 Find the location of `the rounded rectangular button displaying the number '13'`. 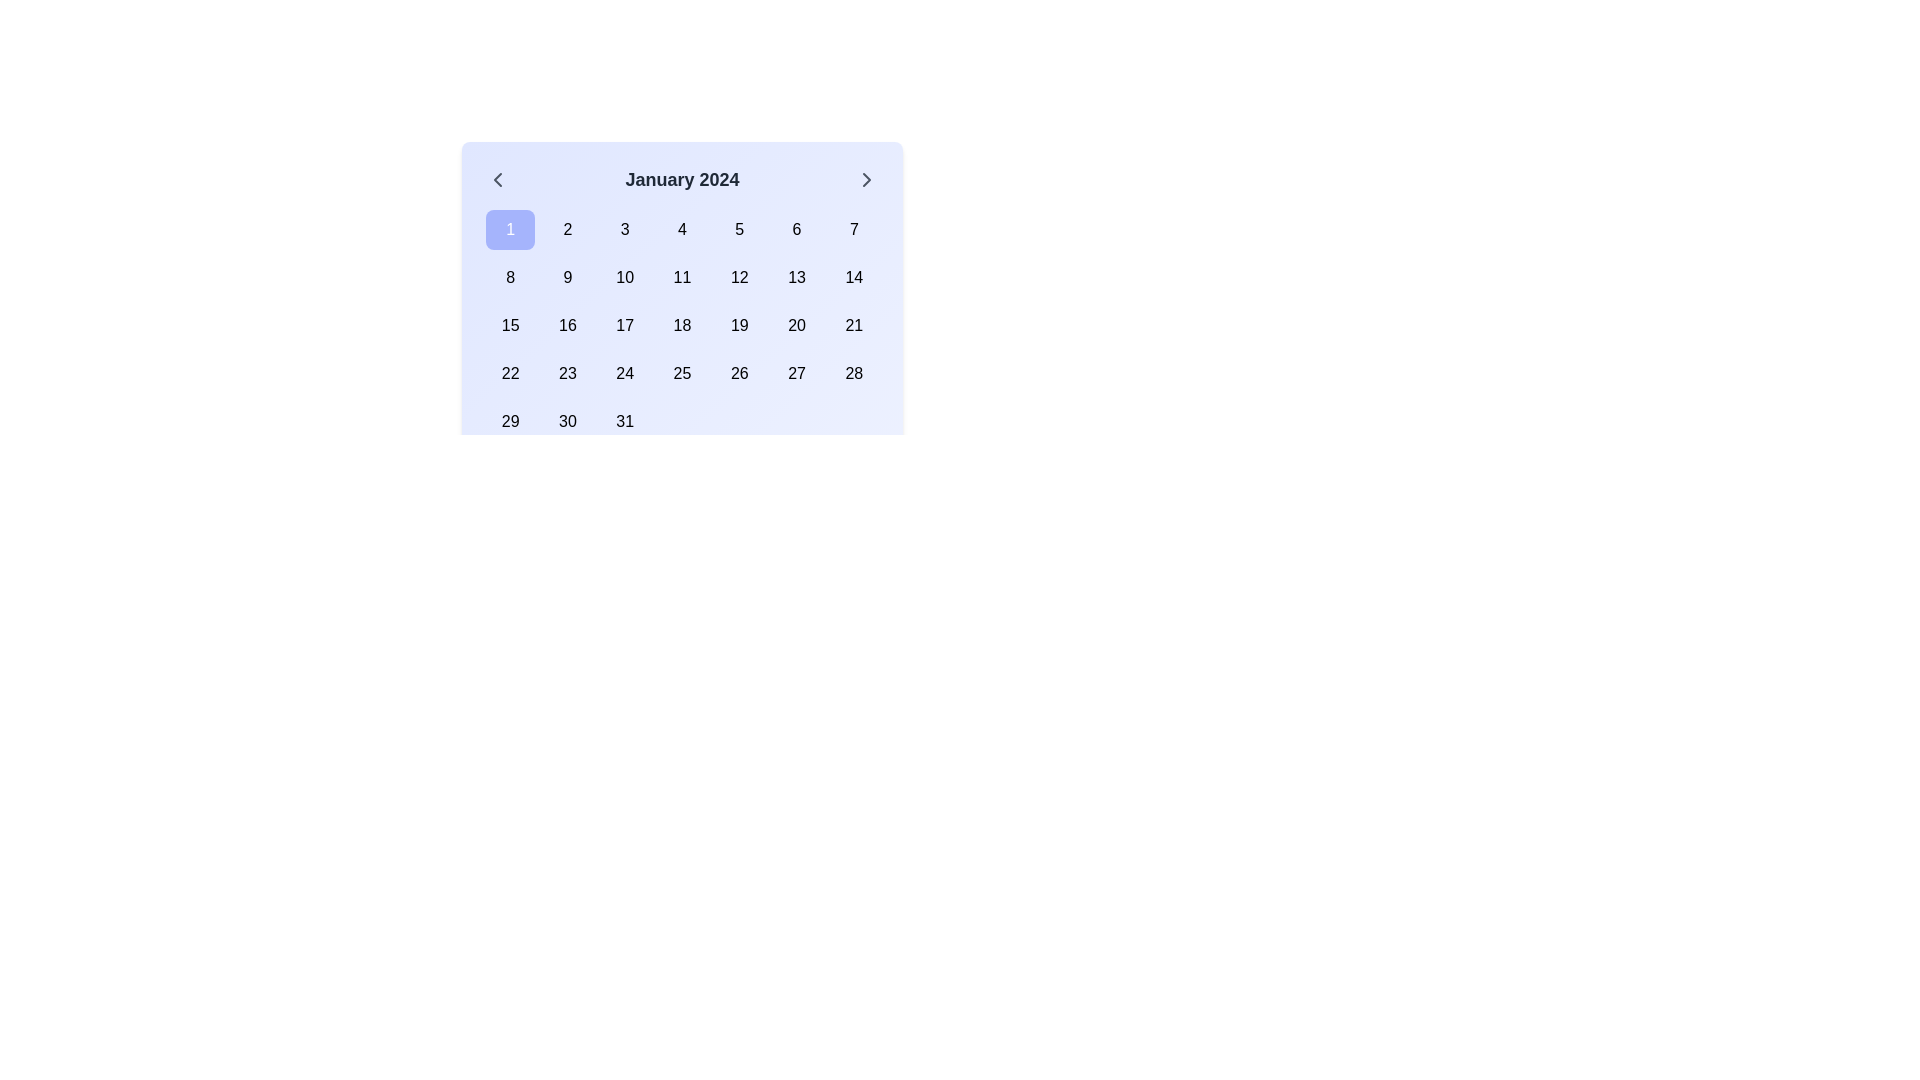

the rounded rectangular button displaying the number '13' is located at coordinates (795, 277).